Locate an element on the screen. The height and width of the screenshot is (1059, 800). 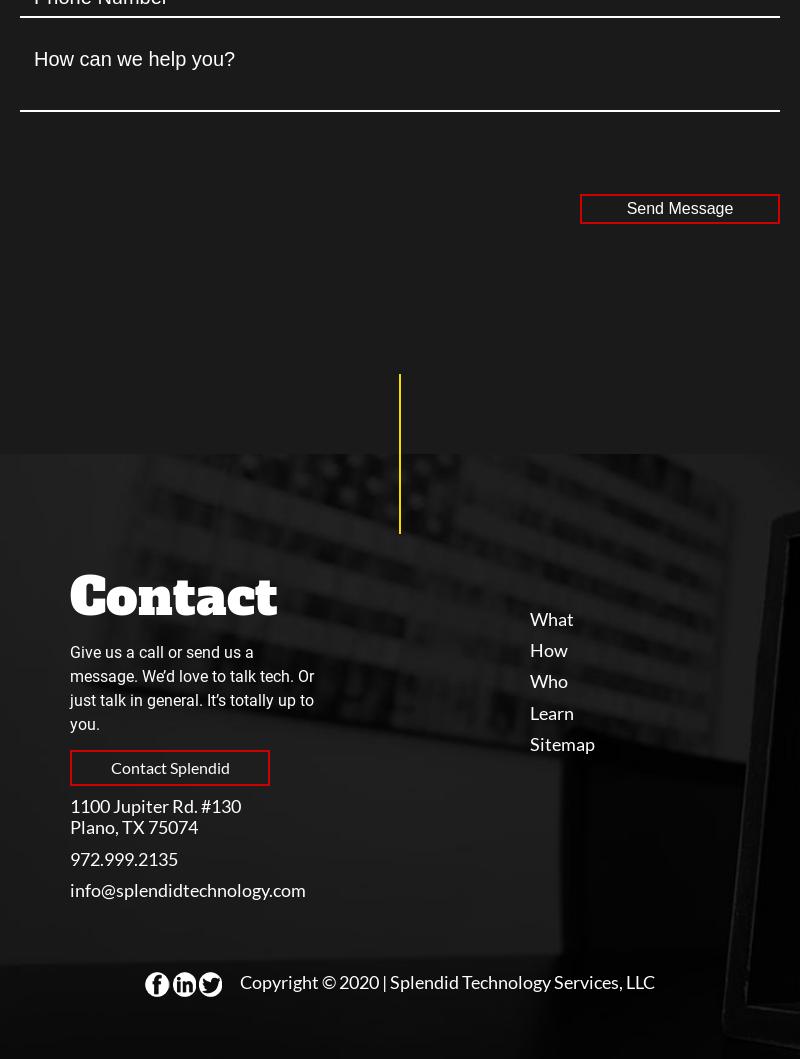
'Who' is located at coordinates (549, 681).